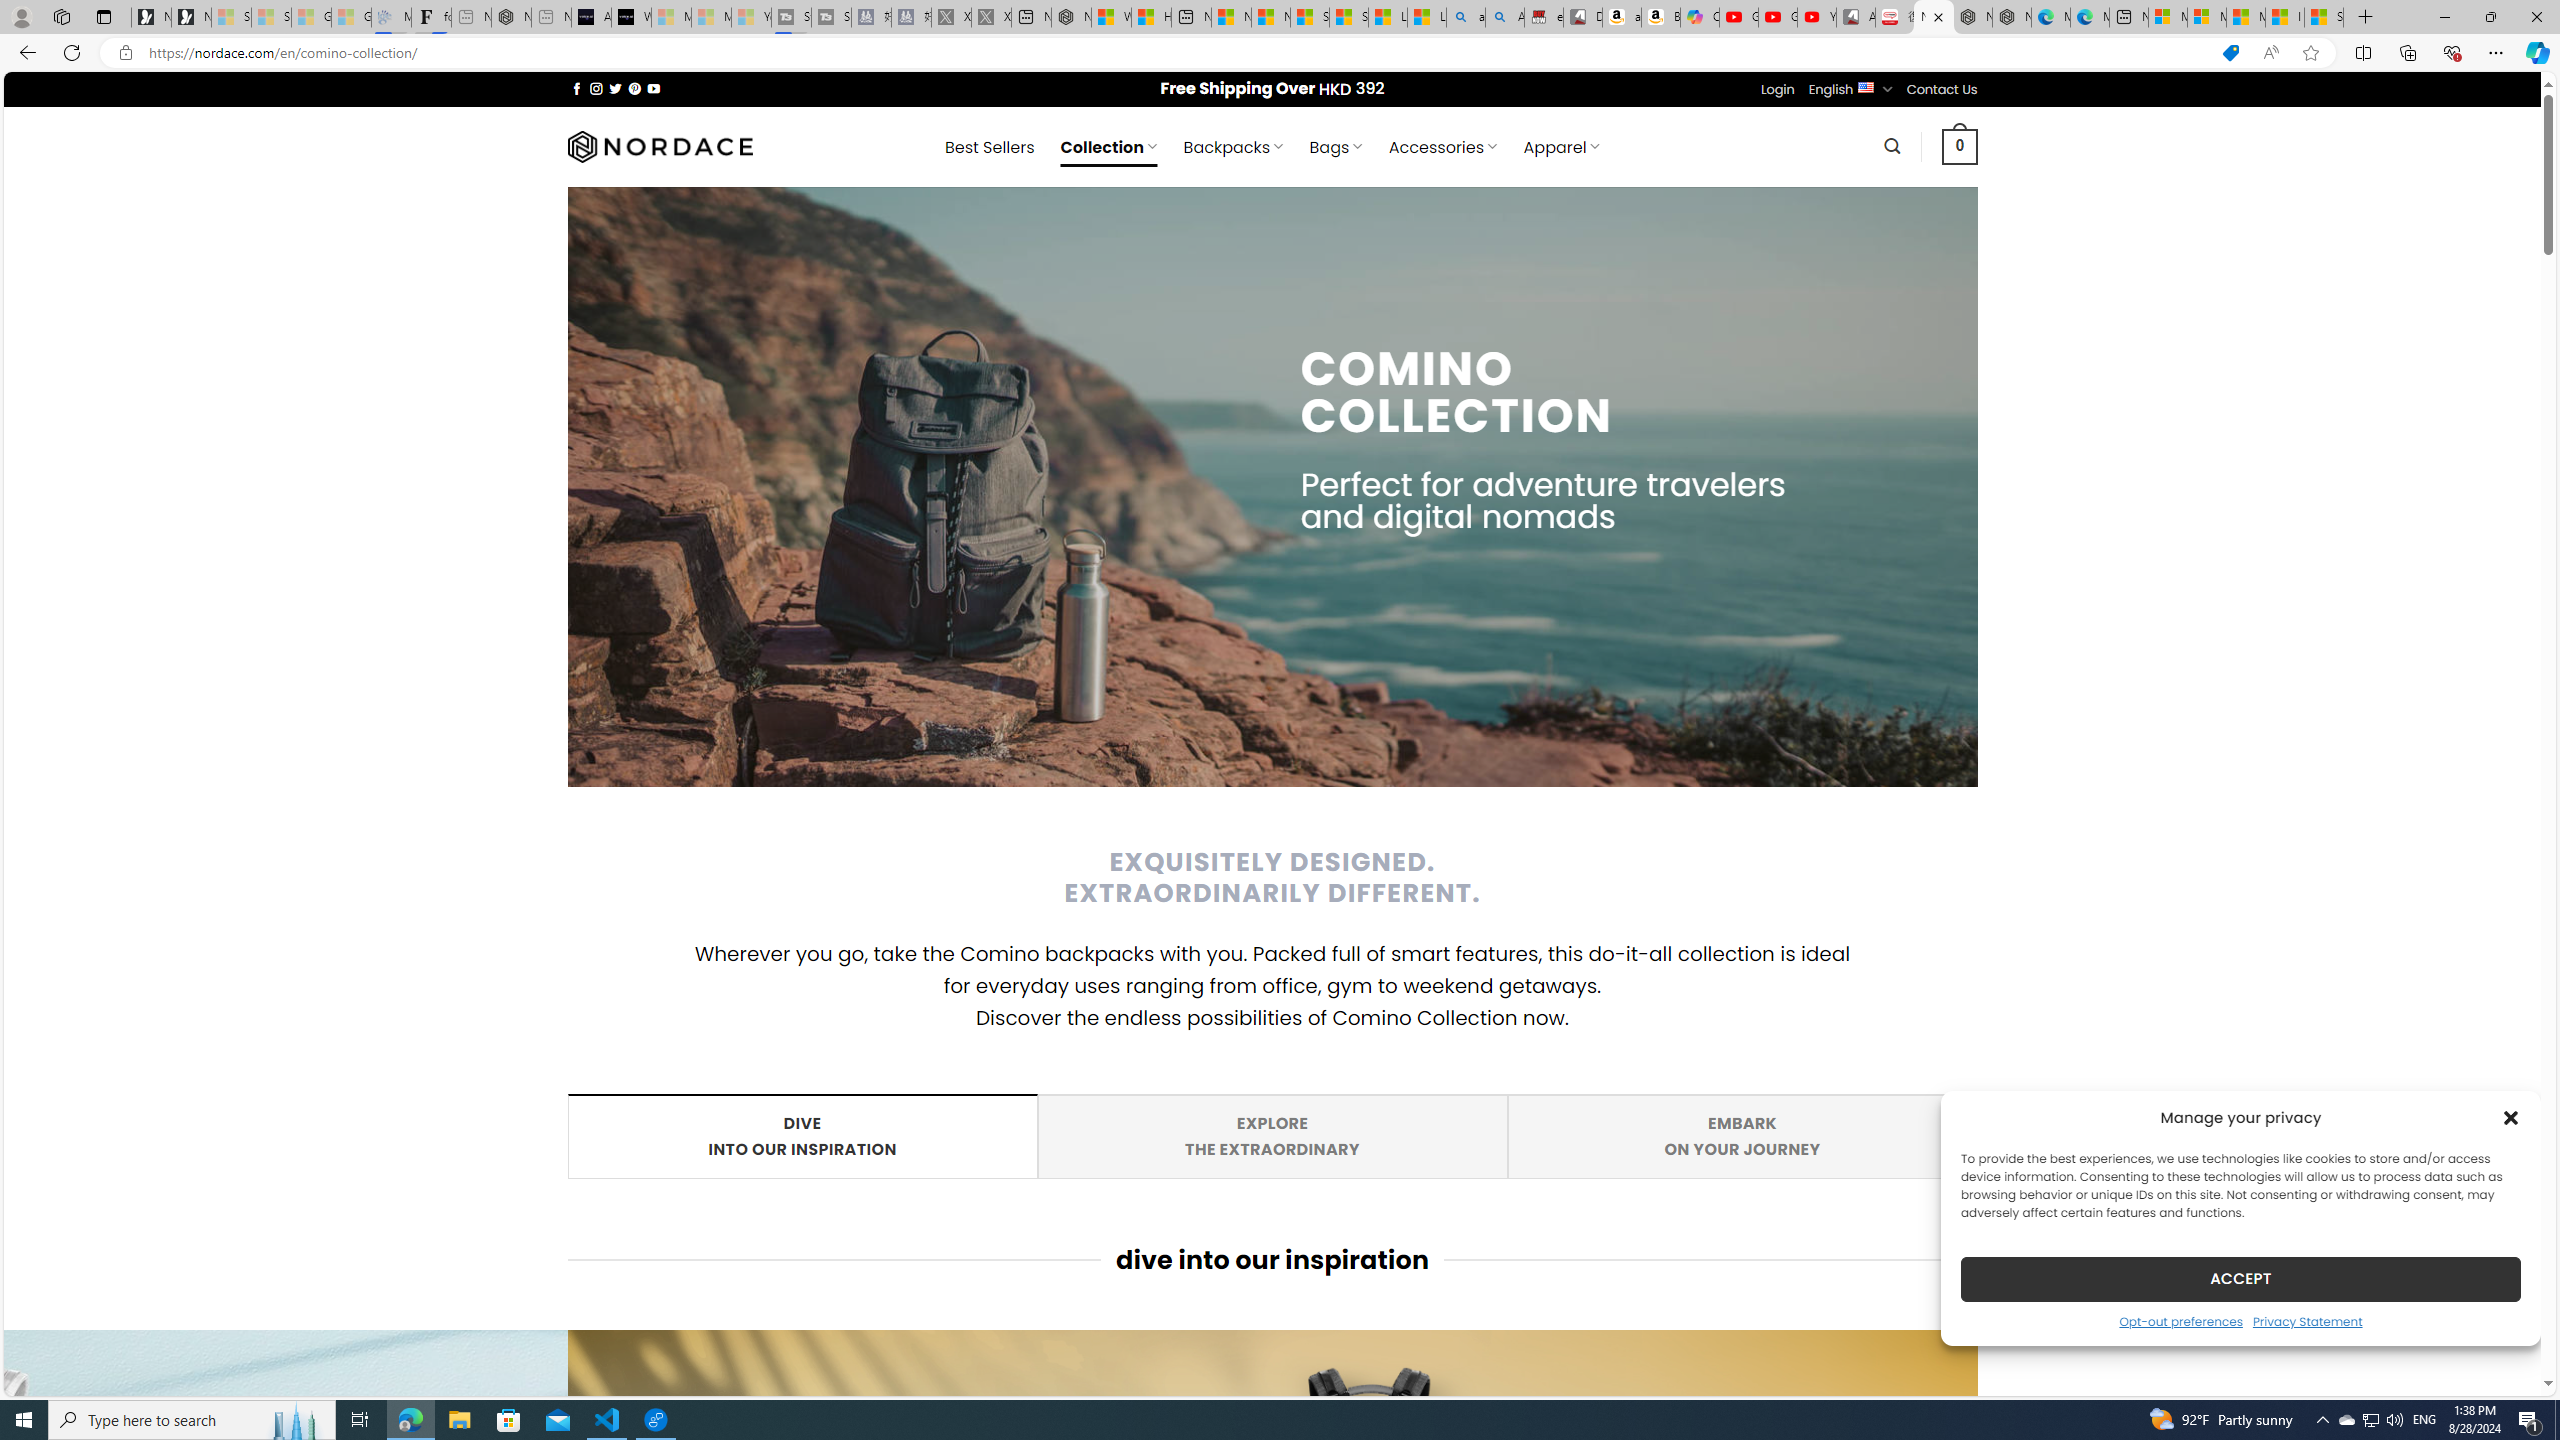 The height and width of the screenshot is (1440, 2560). Describe the element at coordinates (1817, 16) in the screenshot. I see `'YouTube Kids - An App Created for Kids to Explore Content'` at that location.